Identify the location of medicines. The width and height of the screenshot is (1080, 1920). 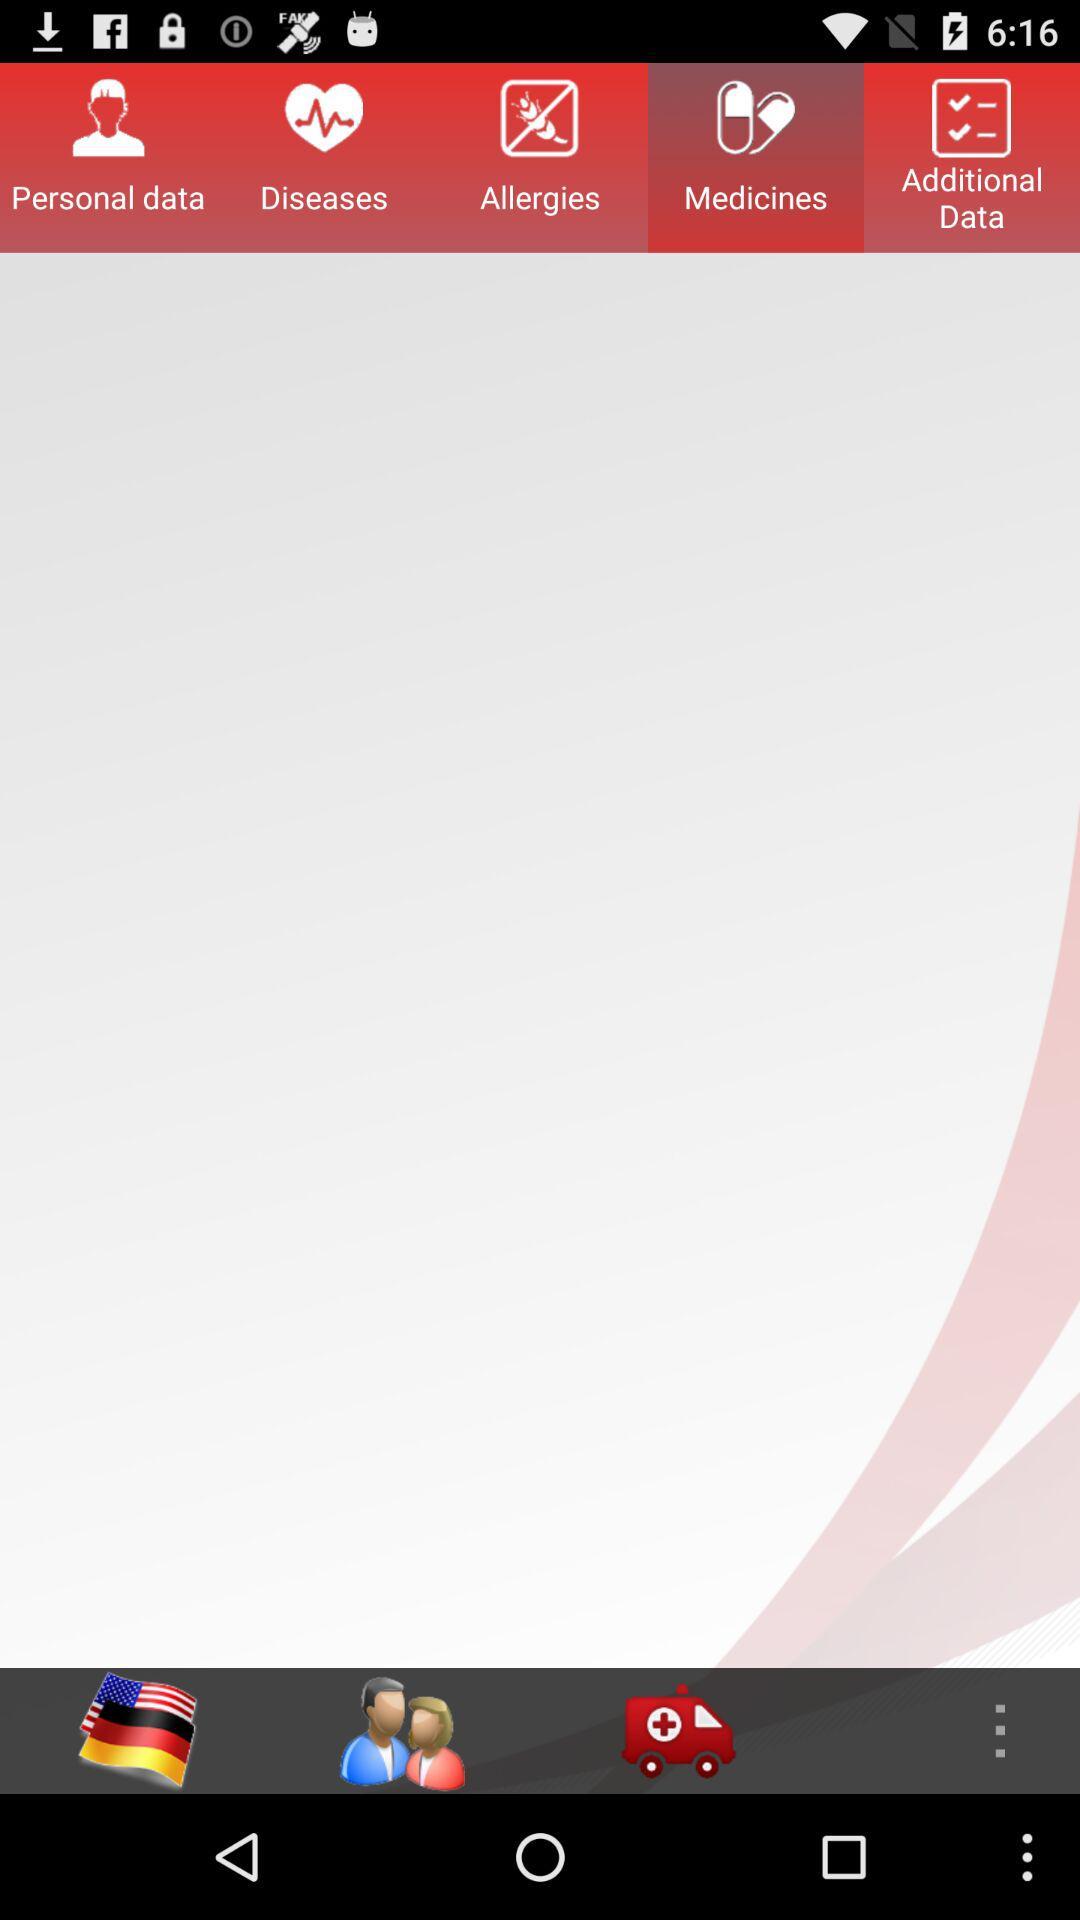
(756, 156).